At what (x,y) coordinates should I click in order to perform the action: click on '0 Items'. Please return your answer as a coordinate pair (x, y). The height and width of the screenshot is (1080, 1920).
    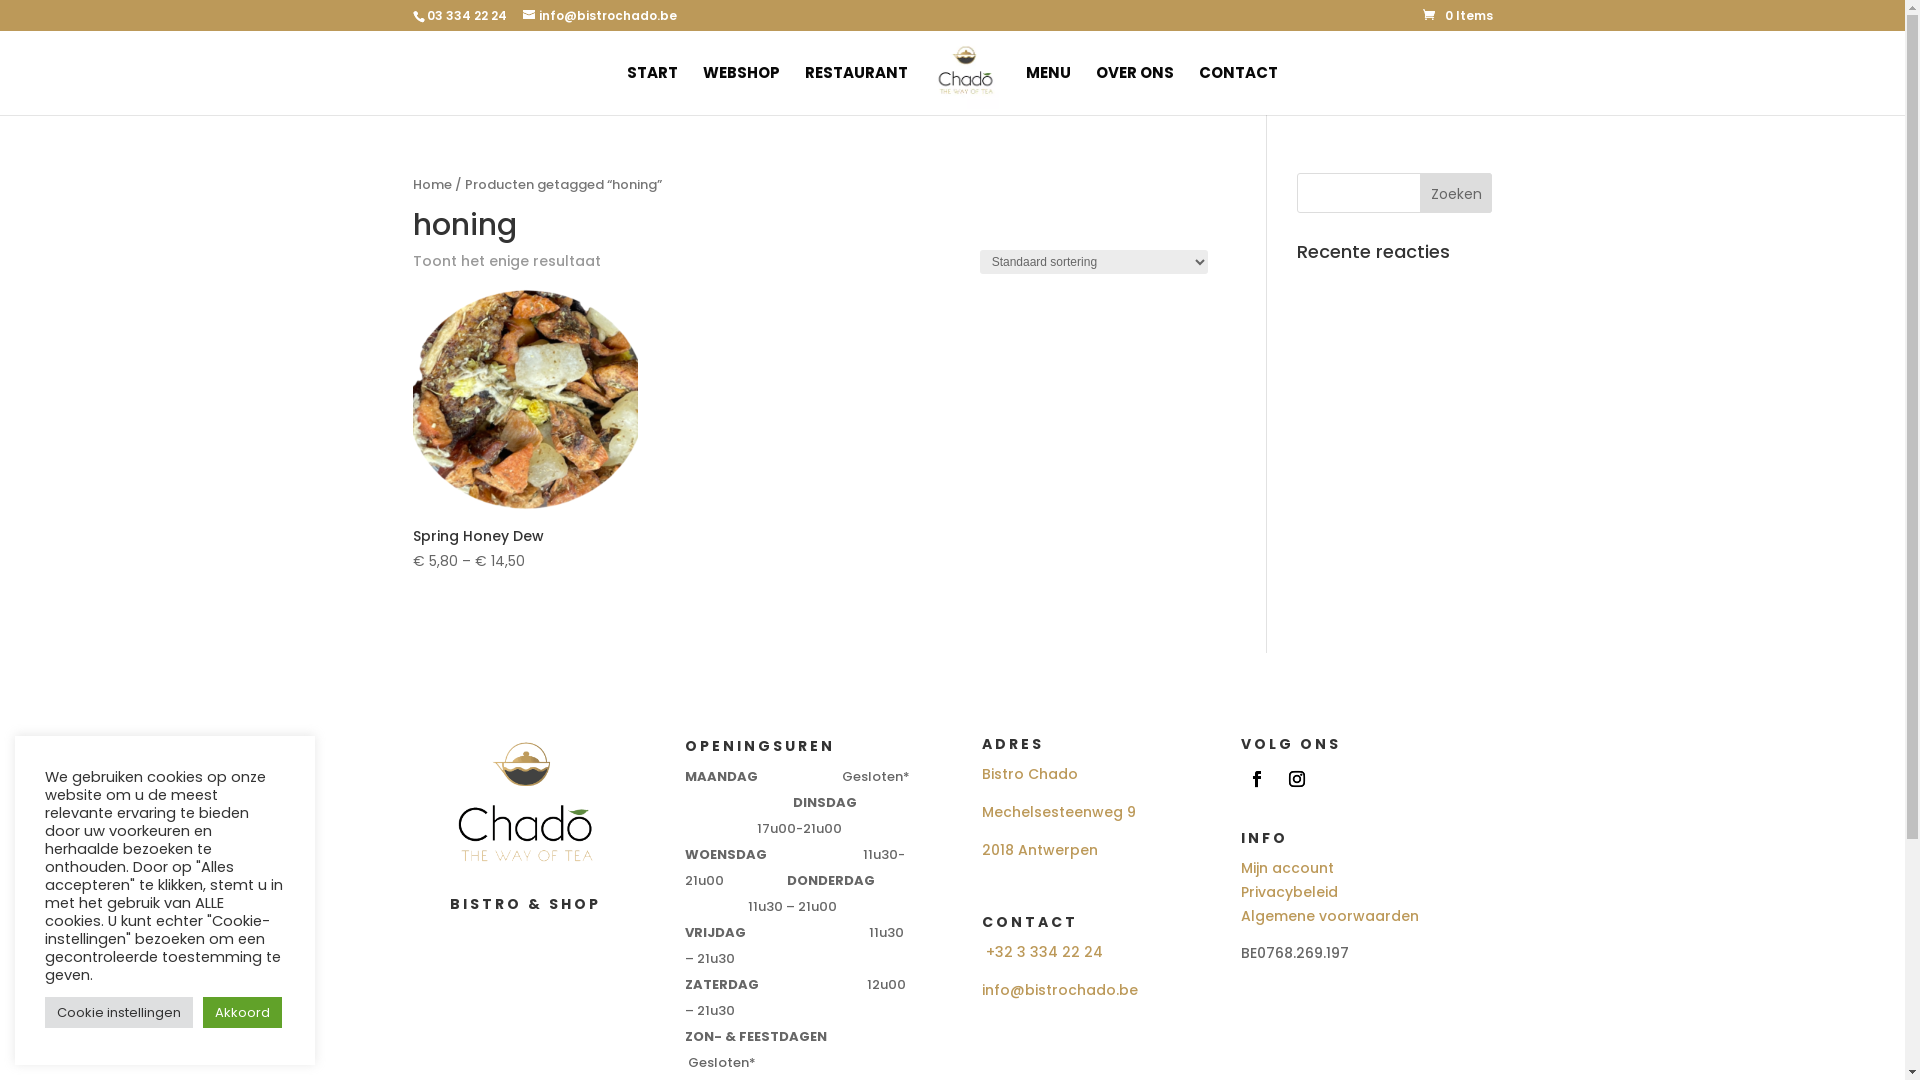
    Looking at the image, I should click on (1457, 15).